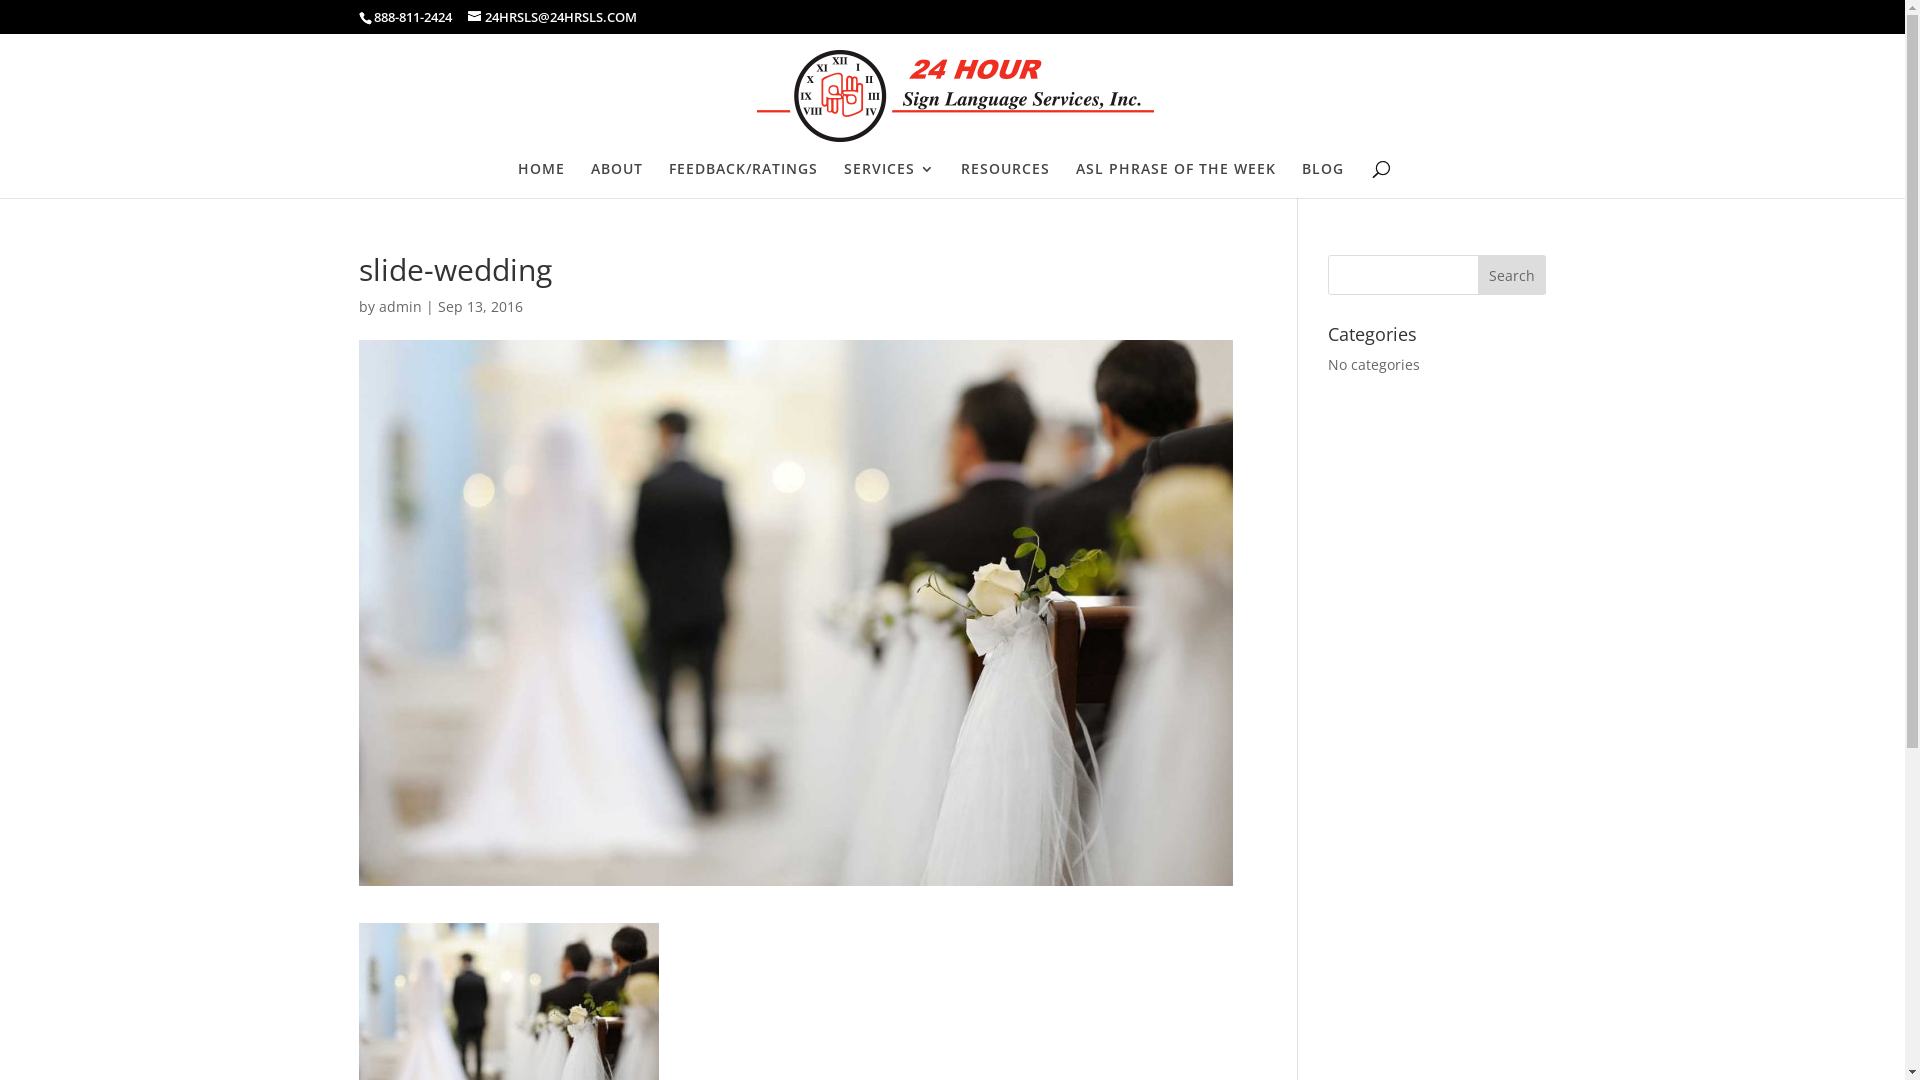 This screenshot has height=1080, width=1920. What do you see at coordinates (541, 180) in the screenshot?
I see `'HOME'` at bounding box center [541, 180].